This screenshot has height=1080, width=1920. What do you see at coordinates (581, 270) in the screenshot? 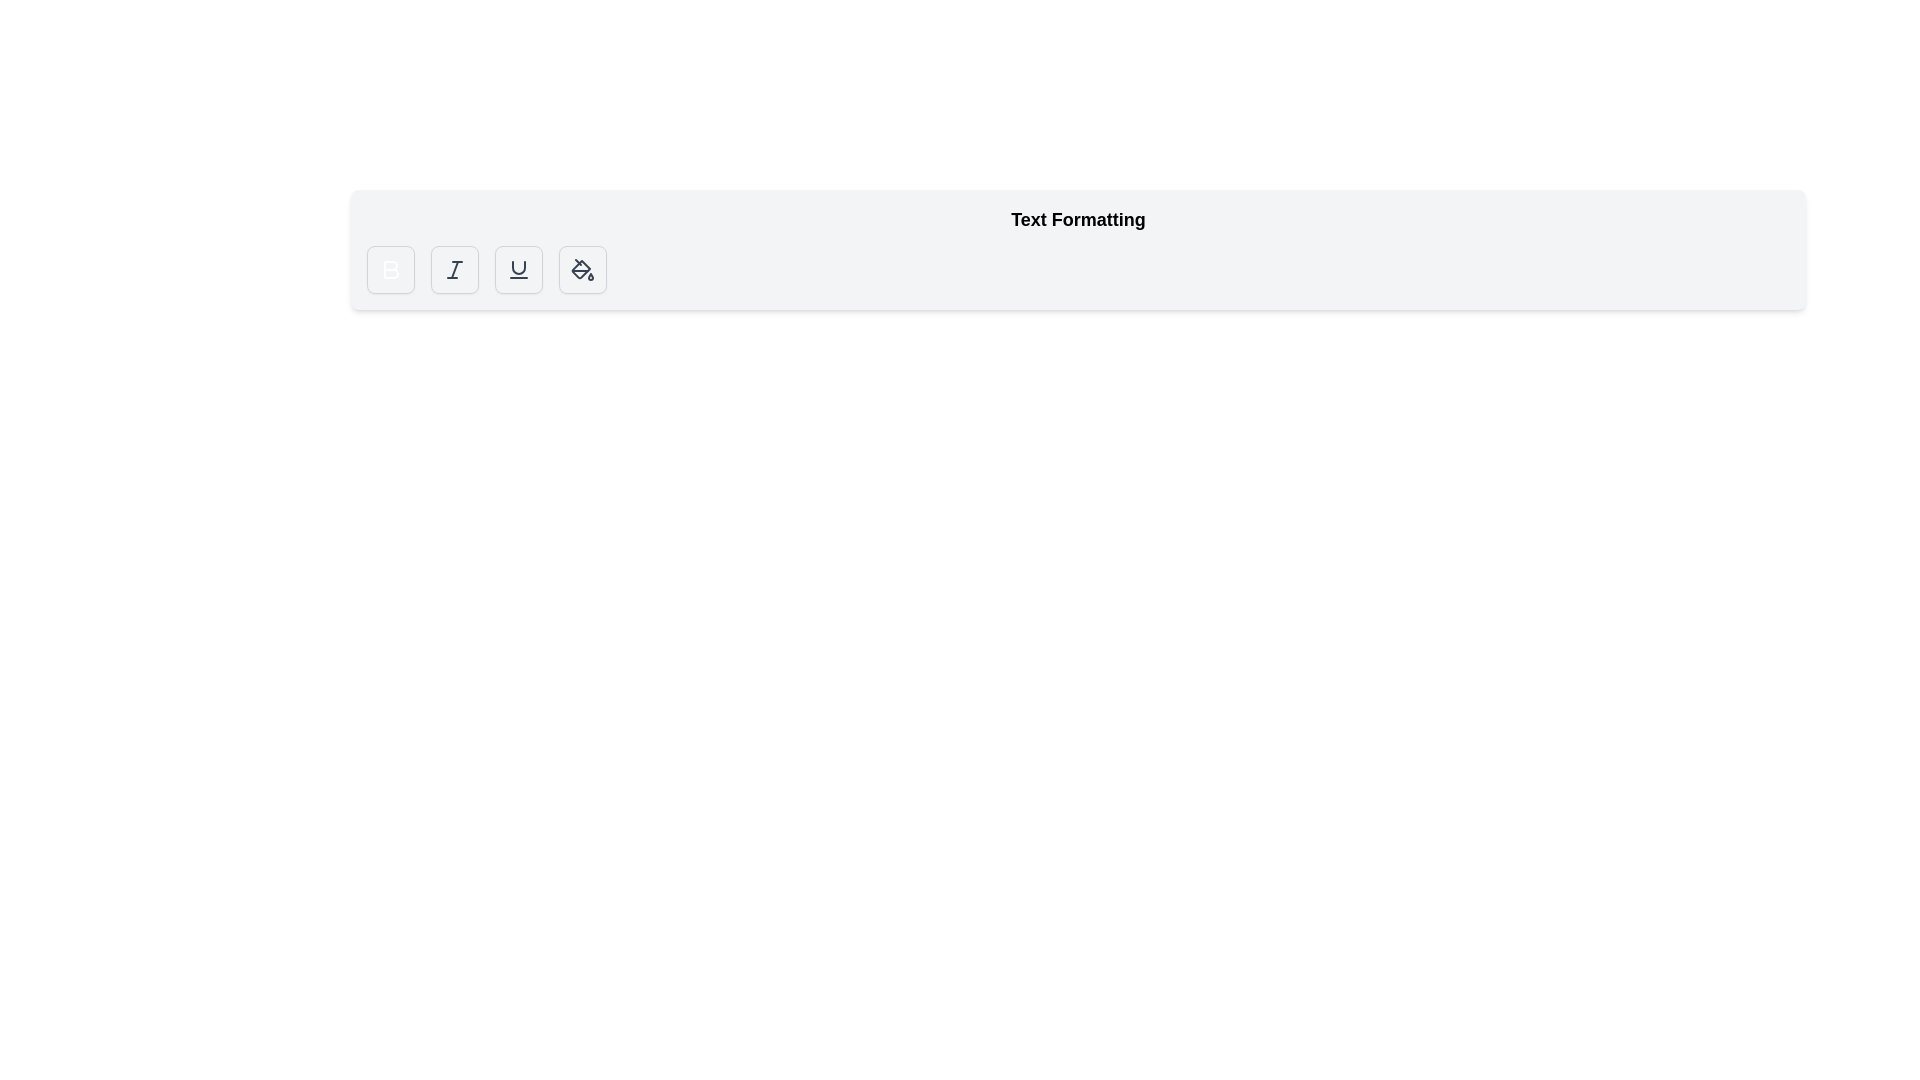
I see `the paint bucket icon, which is the fourth button from the left in the toolbar` at bounding box center [581, 270].